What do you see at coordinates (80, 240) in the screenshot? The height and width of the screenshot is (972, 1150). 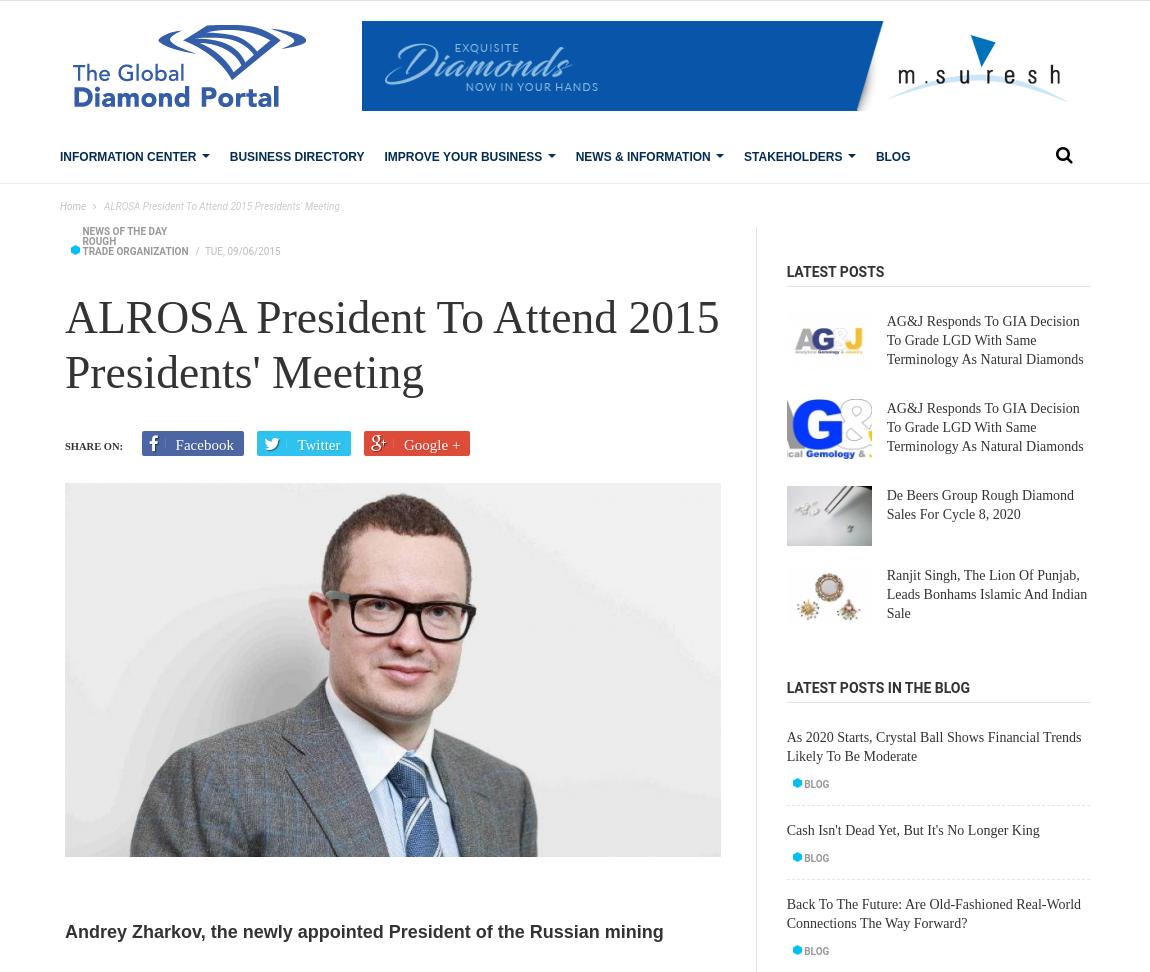 I see `'Rough'` at bounding box center [80, 240].